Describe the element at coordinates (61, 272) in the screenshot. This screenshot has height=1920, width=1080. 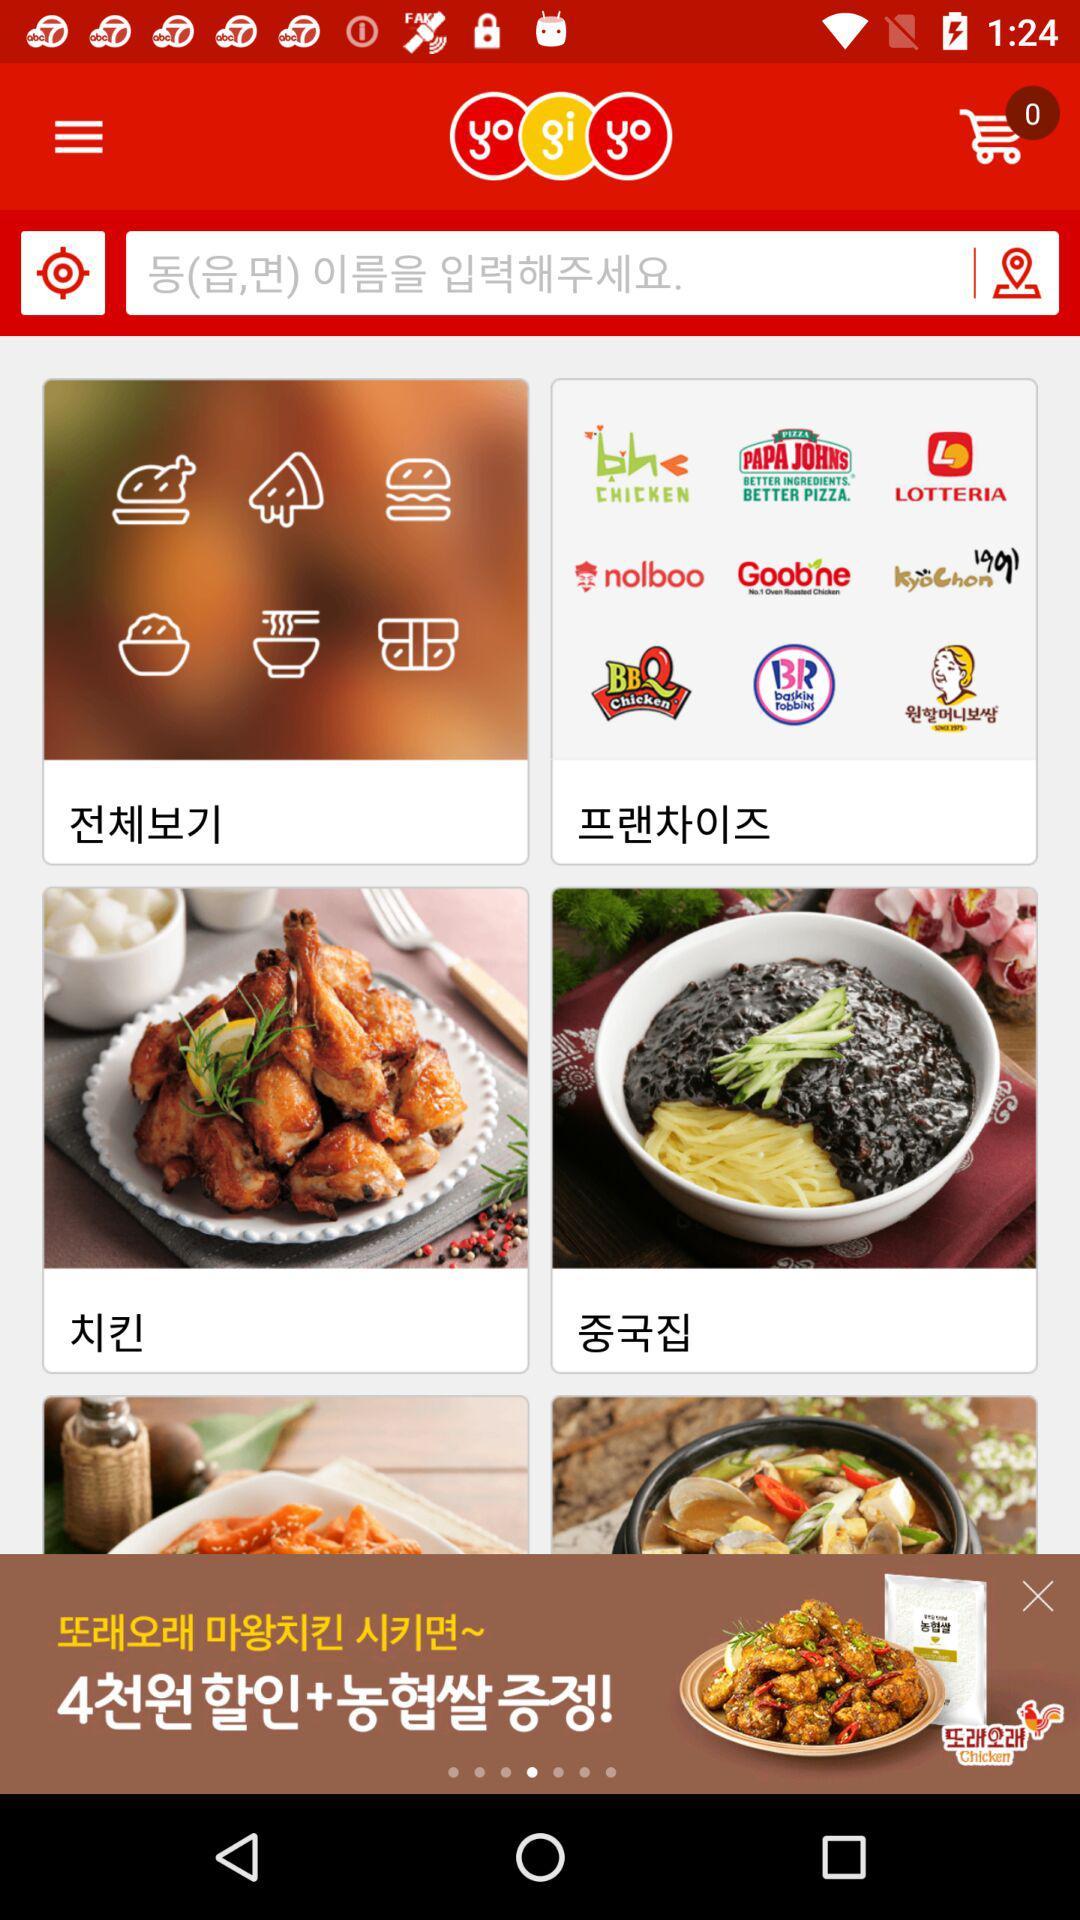
I see `the location_crosshair icon` at that location.